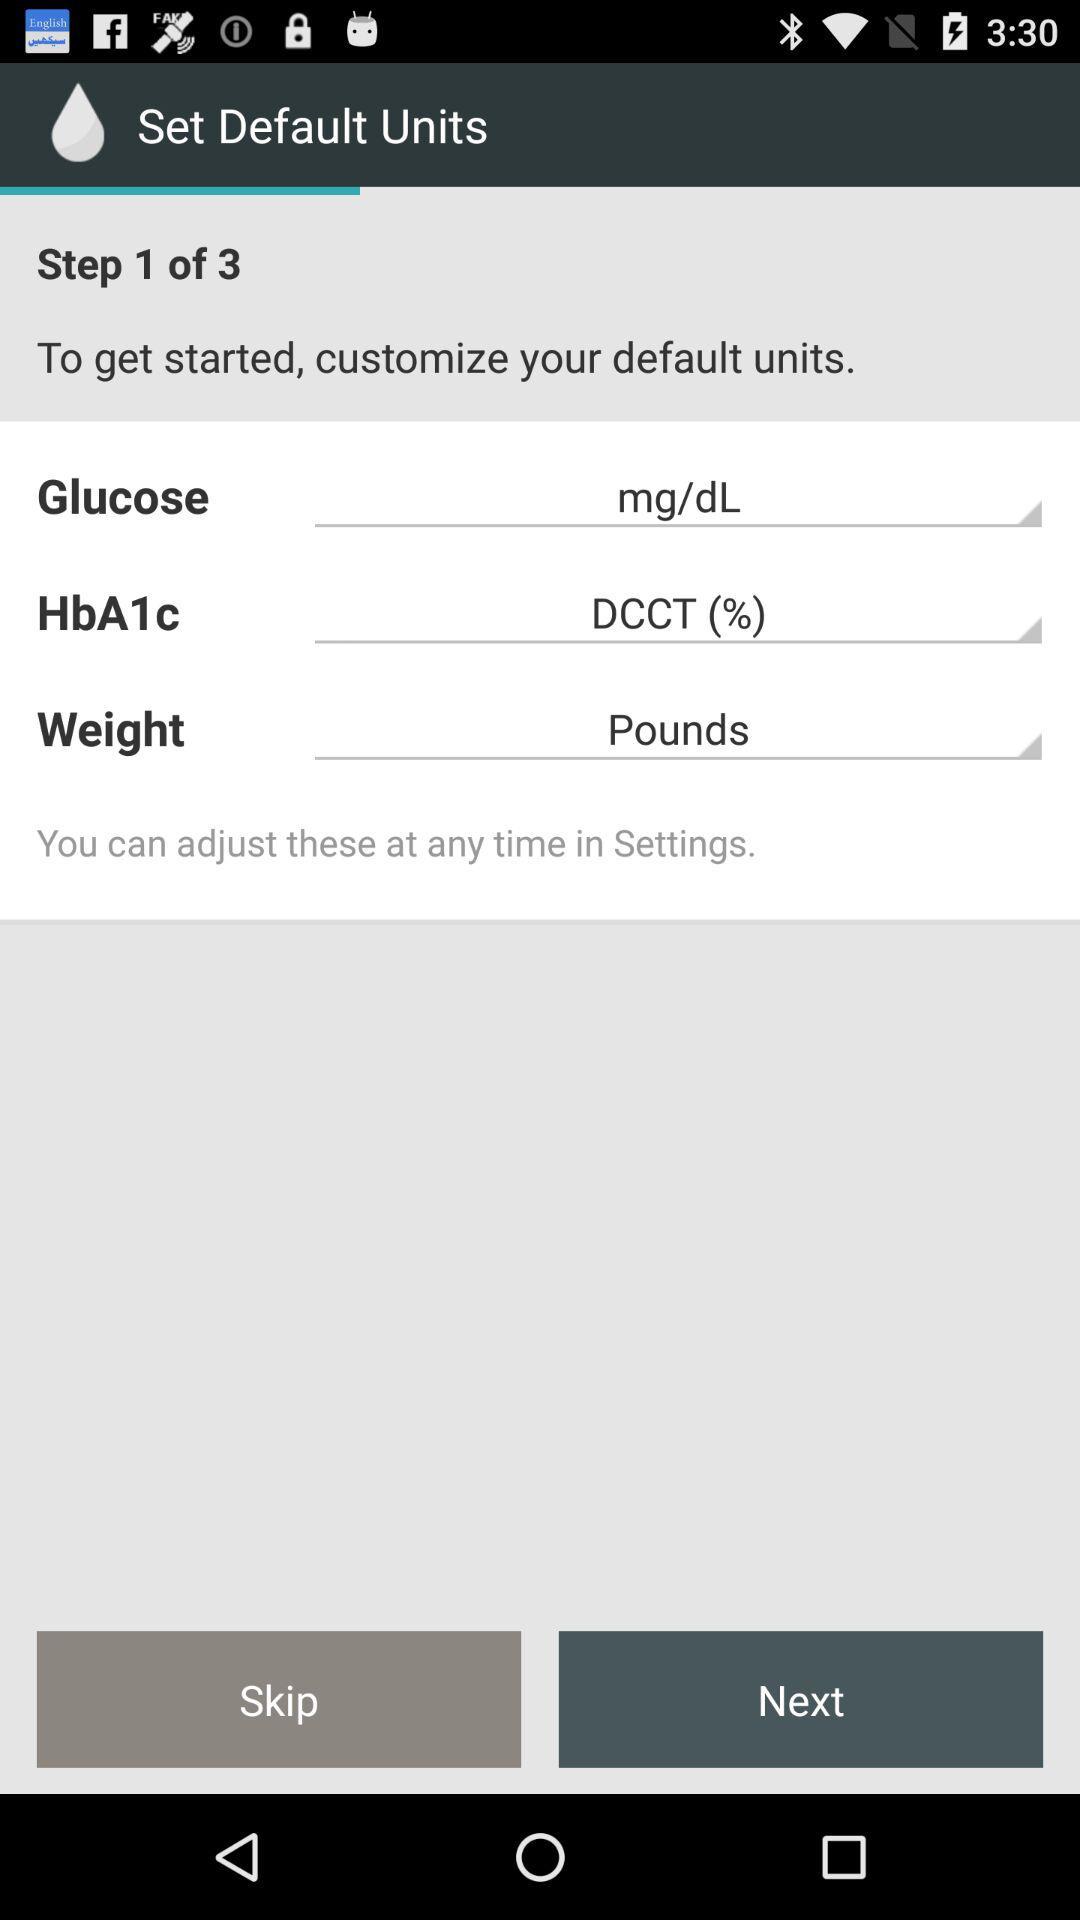 The image size is (1080, 1920). I want to click on the icon next to hba1c icon, so click(678, 727).